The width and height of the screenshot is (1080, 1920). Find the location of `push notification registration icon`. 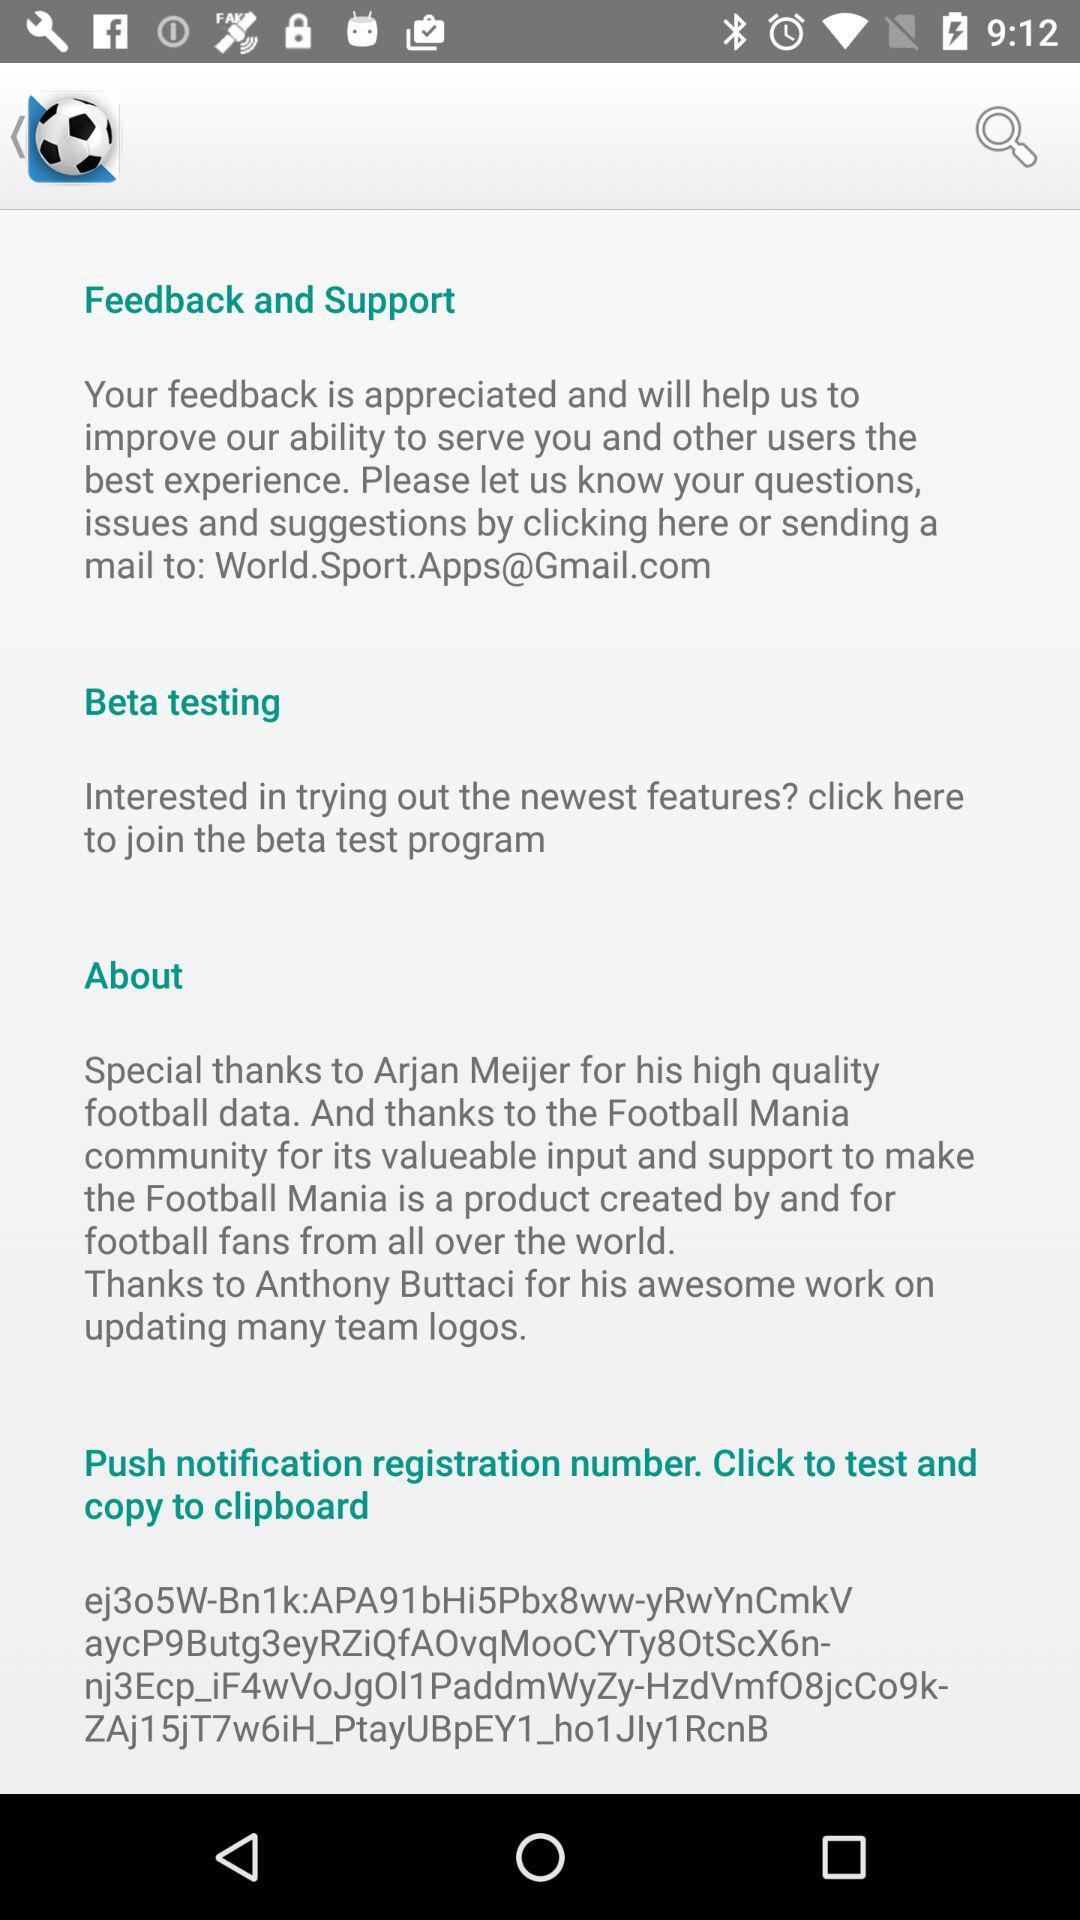

push notification registration icon is located at coordinates (540, 1462).